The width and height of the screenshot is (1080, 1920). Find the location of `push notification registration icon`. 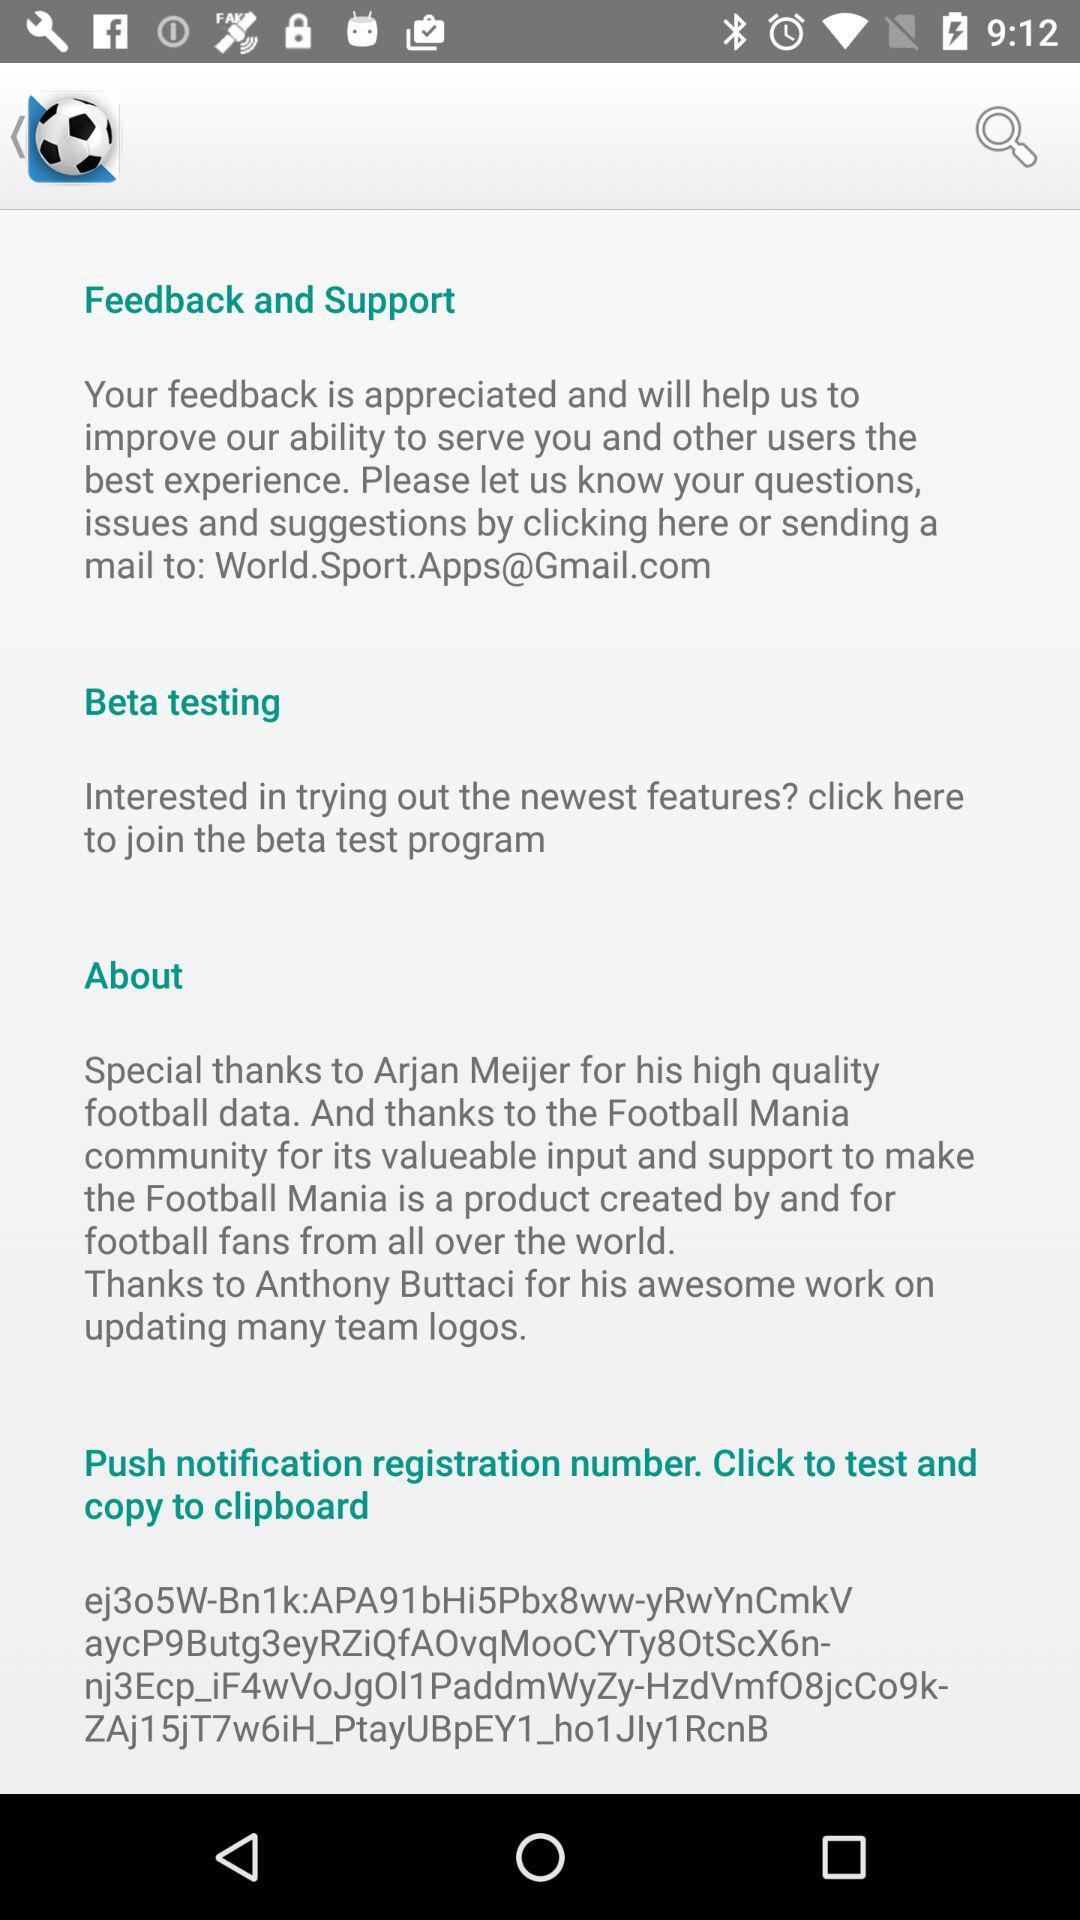

push notification registration icon is located at coordinates (540, 1462).